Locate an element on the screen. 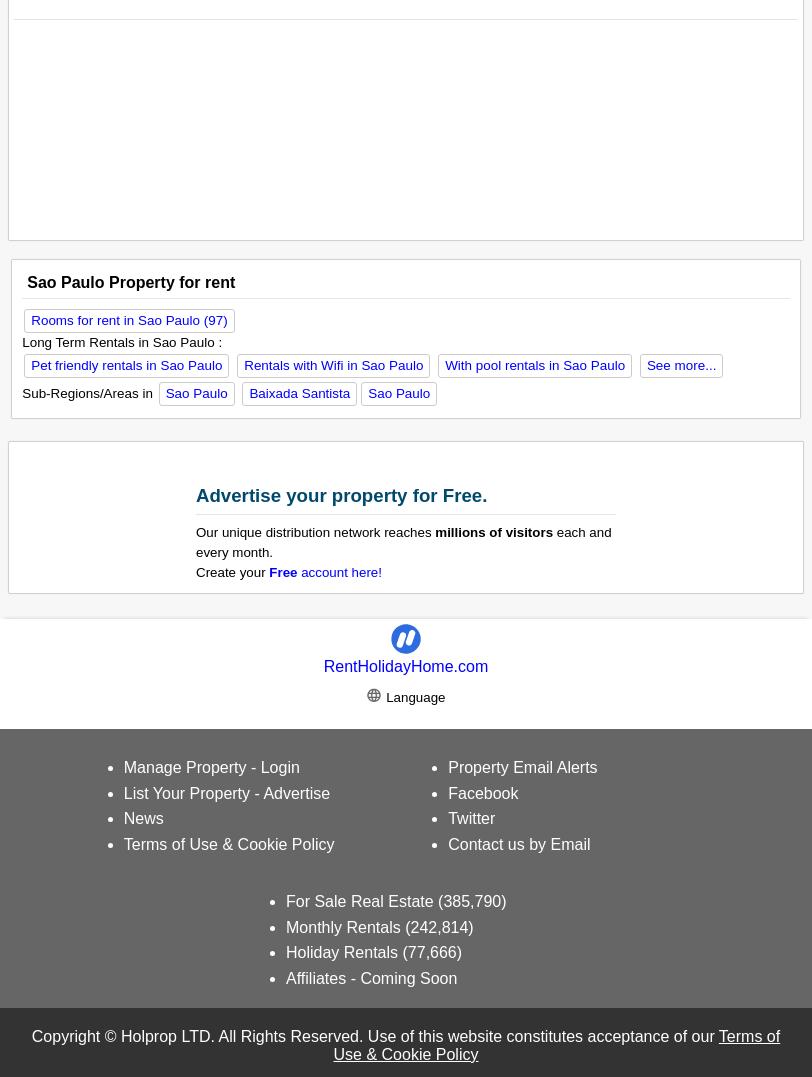 This screenshot has width=812, height=1077. 'Long Term Rentals in Sao Paulo :' is located at coordinates (121, 340).